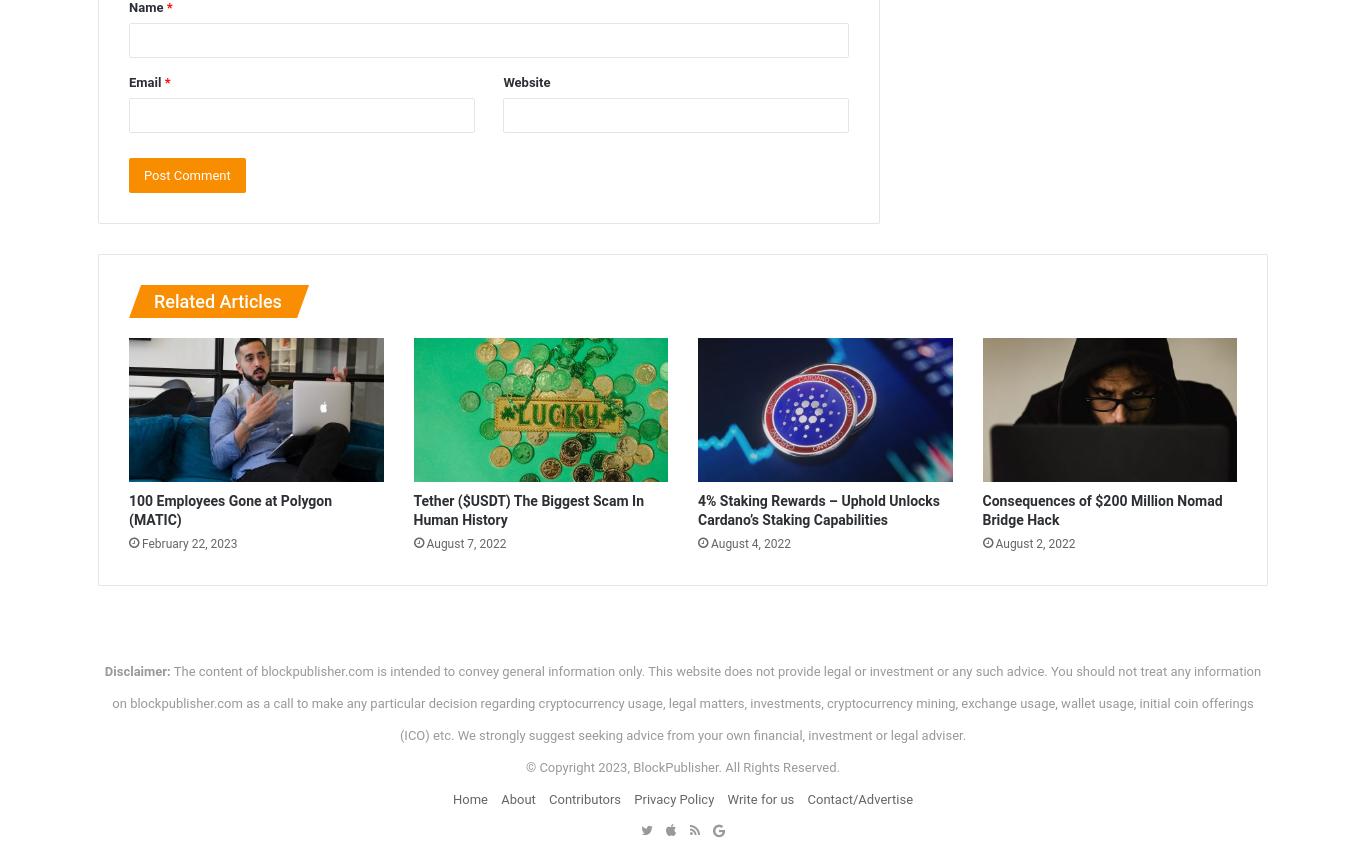  I want to click on '4% Staking Rewards – Uphold Unlocks Cardano’s Staking Capabilities', so click(818, 508).